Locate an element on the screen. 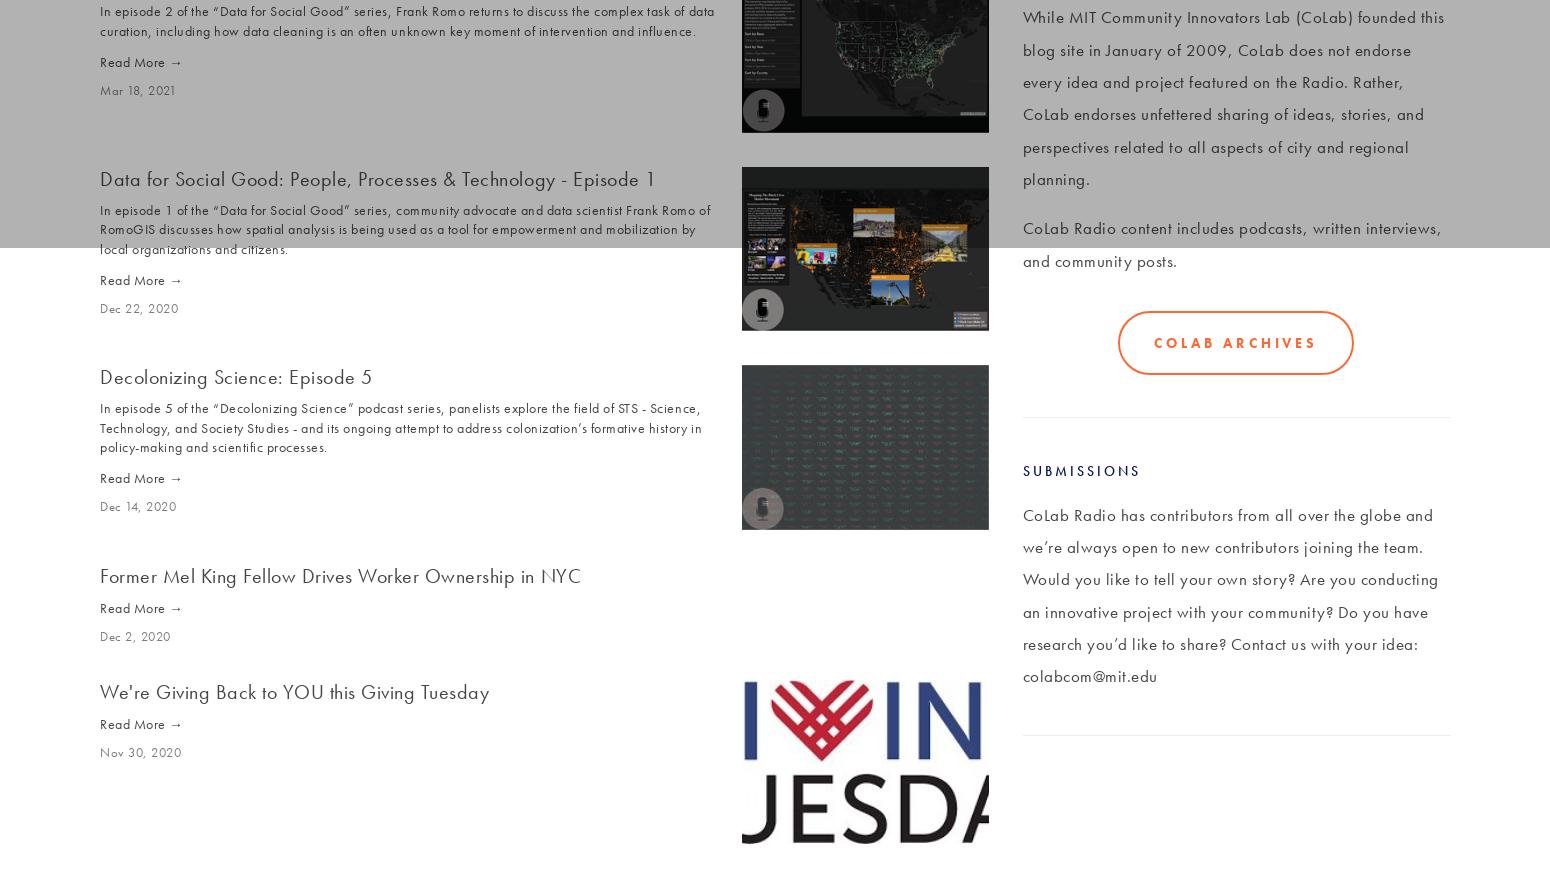 This screenshot has height=876, width=1550. 'Mar 18, 2021' is located at coordinates (137, 89).